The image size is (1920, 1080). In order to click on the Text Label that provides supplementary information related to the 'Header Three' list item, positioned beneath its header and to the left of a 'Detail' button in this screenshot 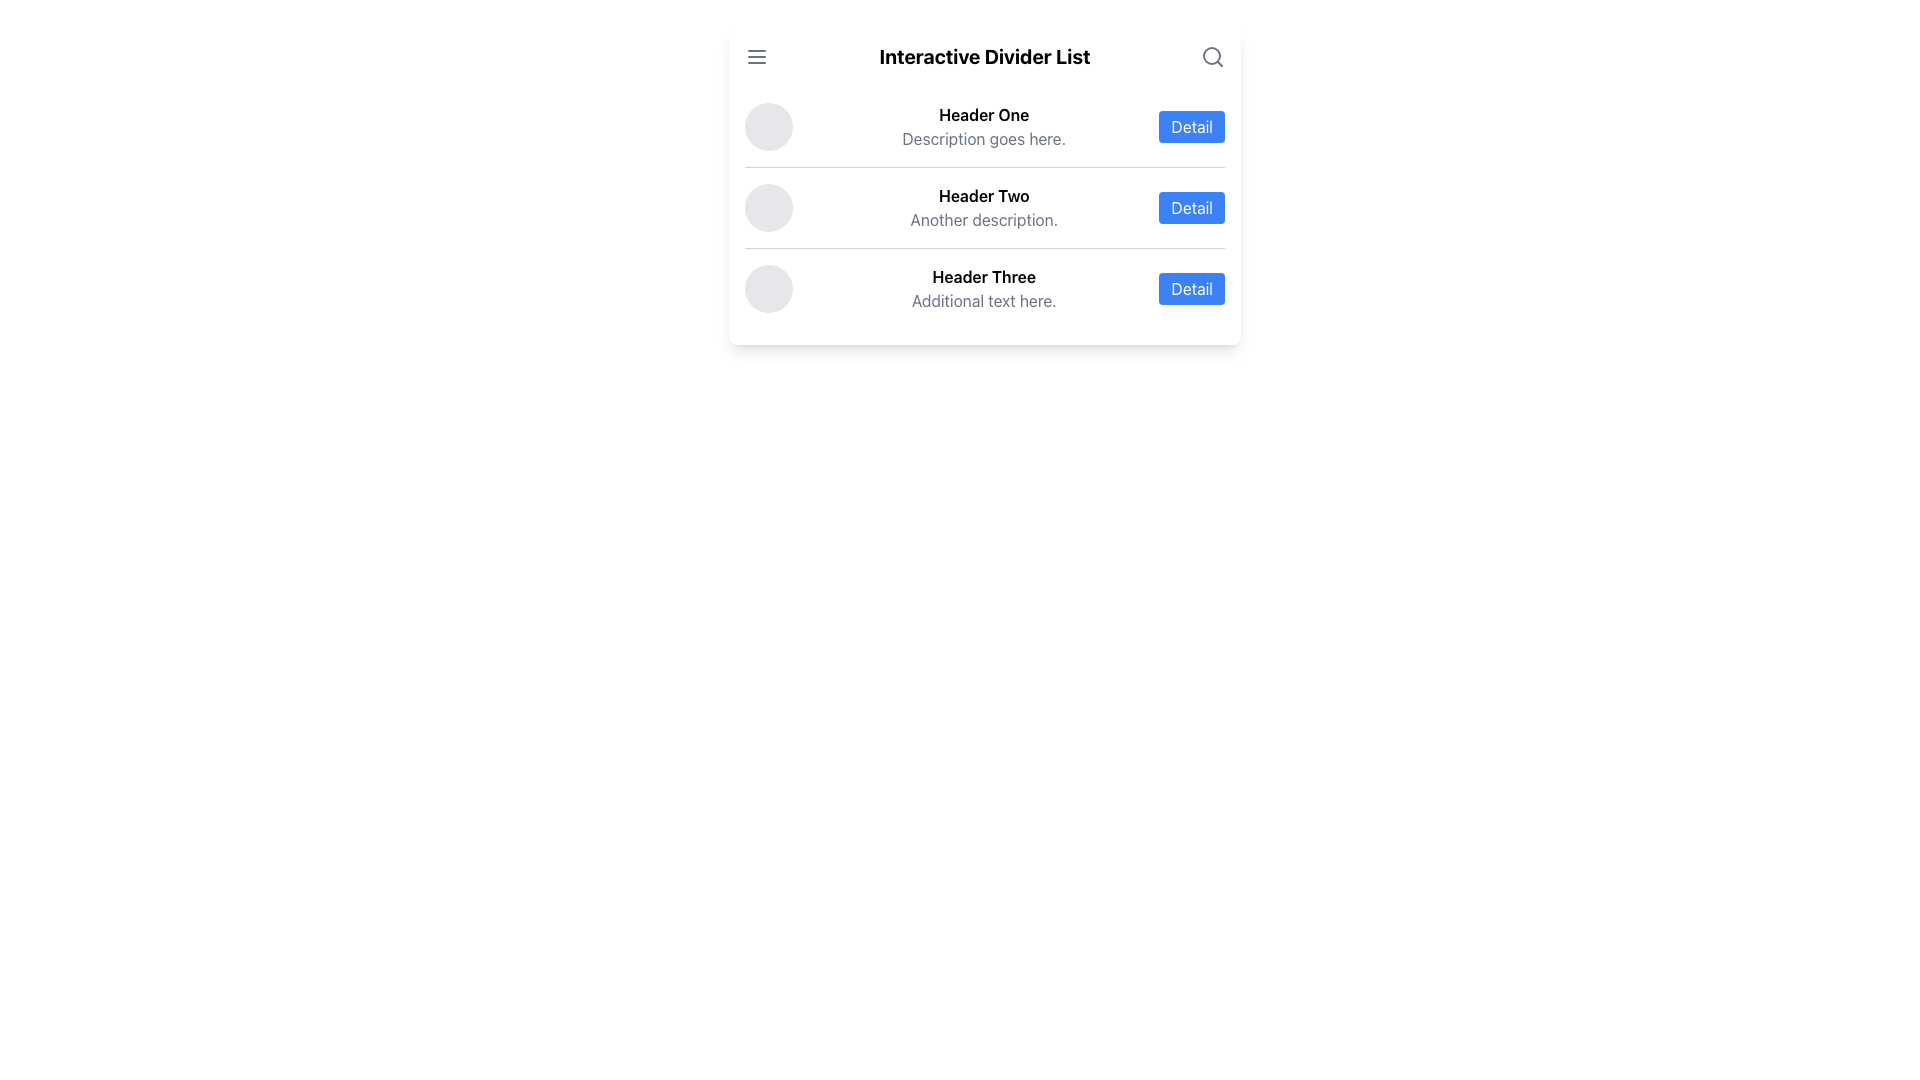, I will do `click(984, 300)`.